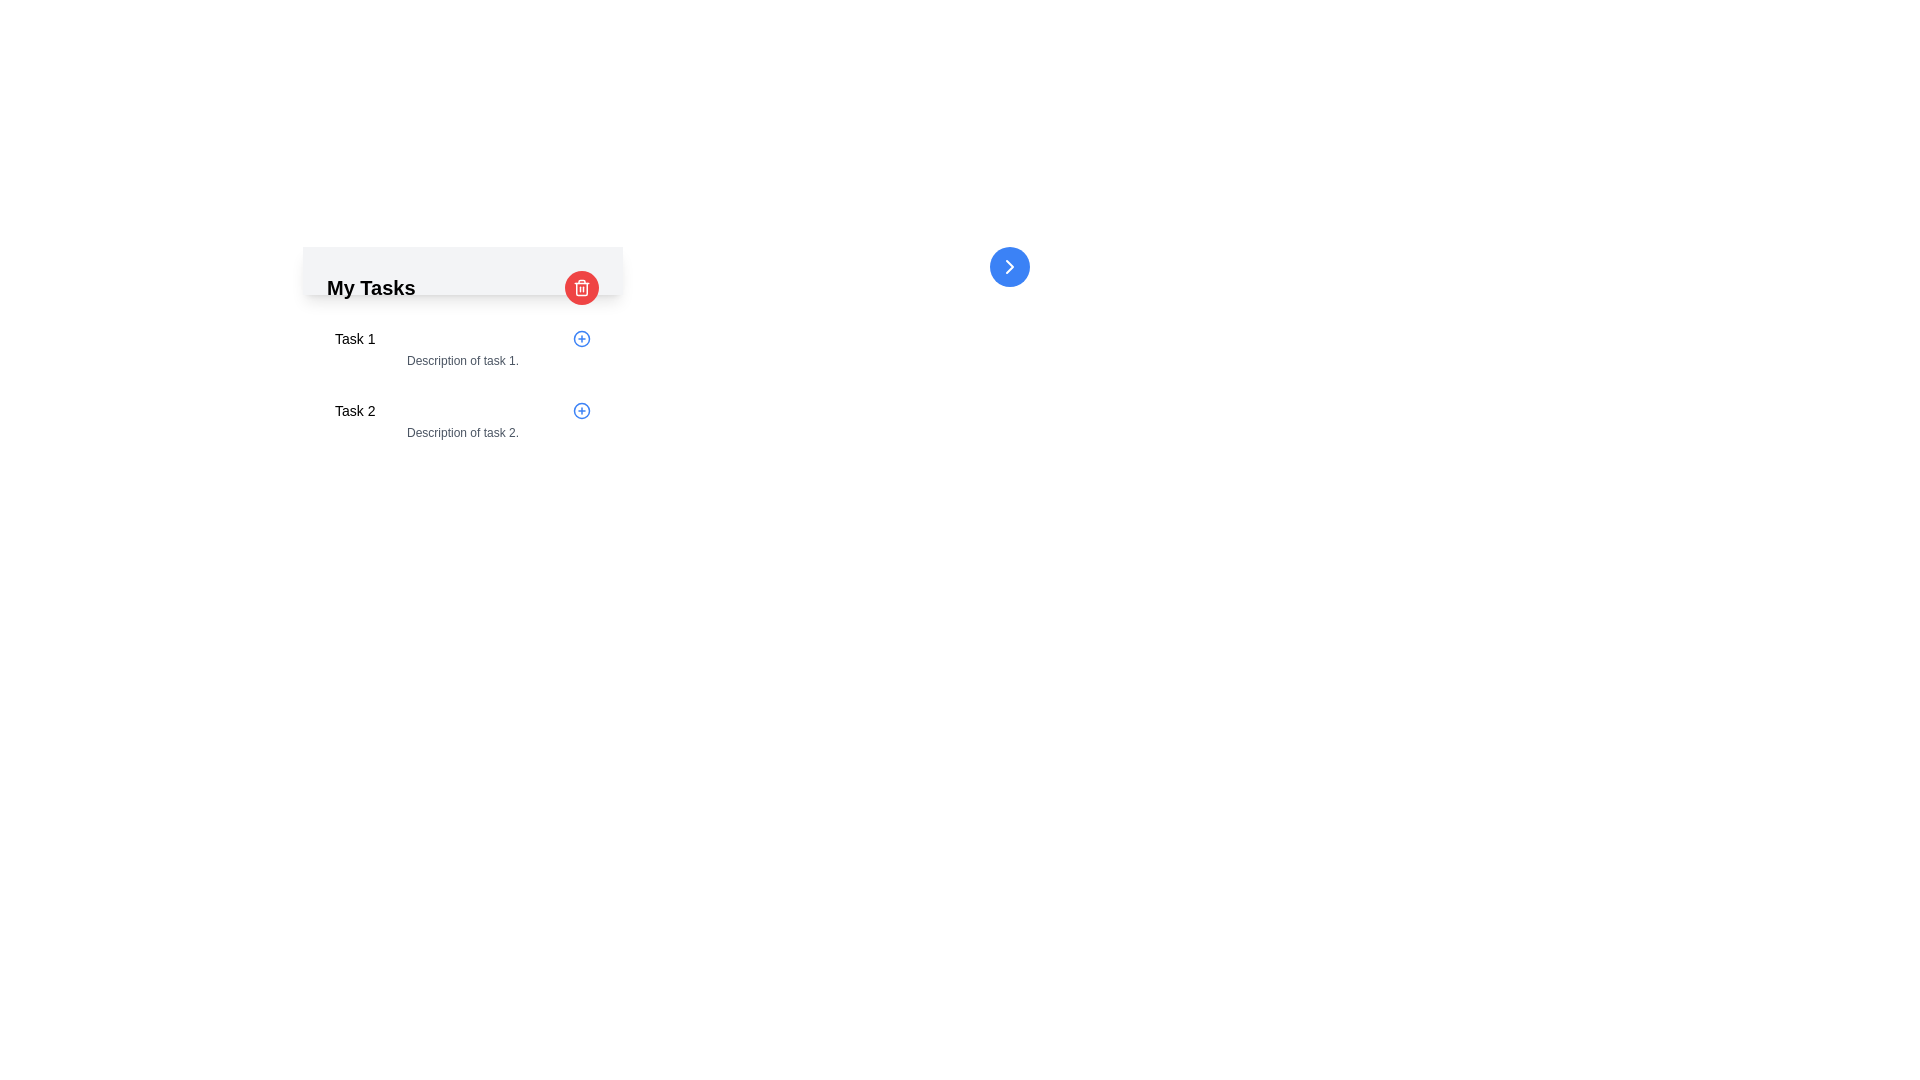  What do you see at coordinates (580, 288) in the screenshot?
I see `the delete button located to the right of the title 'My Tasks'` at bounding box center [580, 288].